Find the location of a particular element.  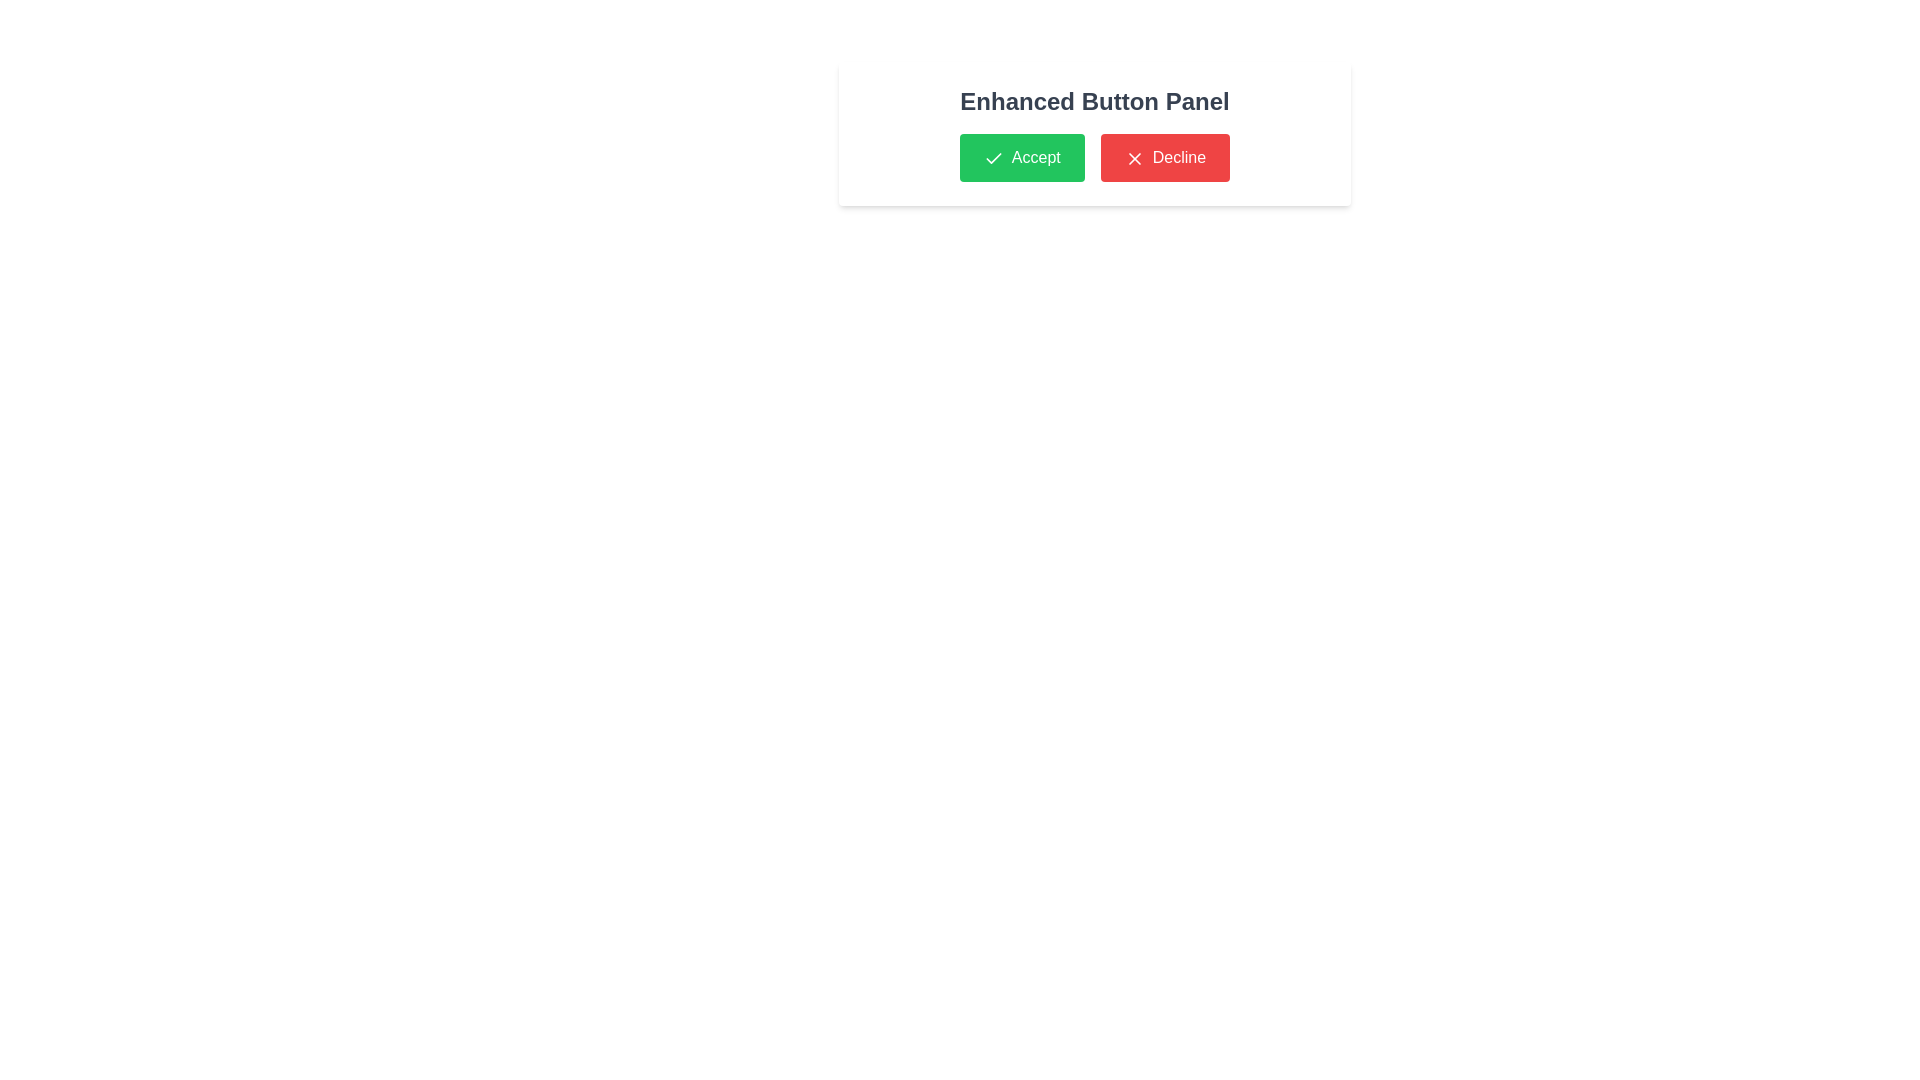

the 'X' icon located inside the red 'Decline' button, which is positioned beneath the 'Enhanced Button Panel' is located at coordinates (1134, 157).